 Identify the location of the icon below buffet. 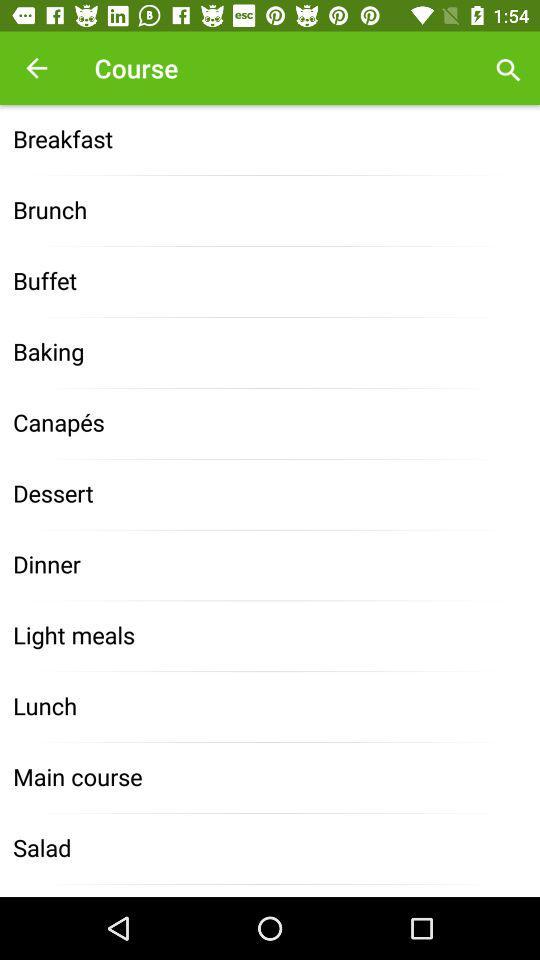
(270, 353).